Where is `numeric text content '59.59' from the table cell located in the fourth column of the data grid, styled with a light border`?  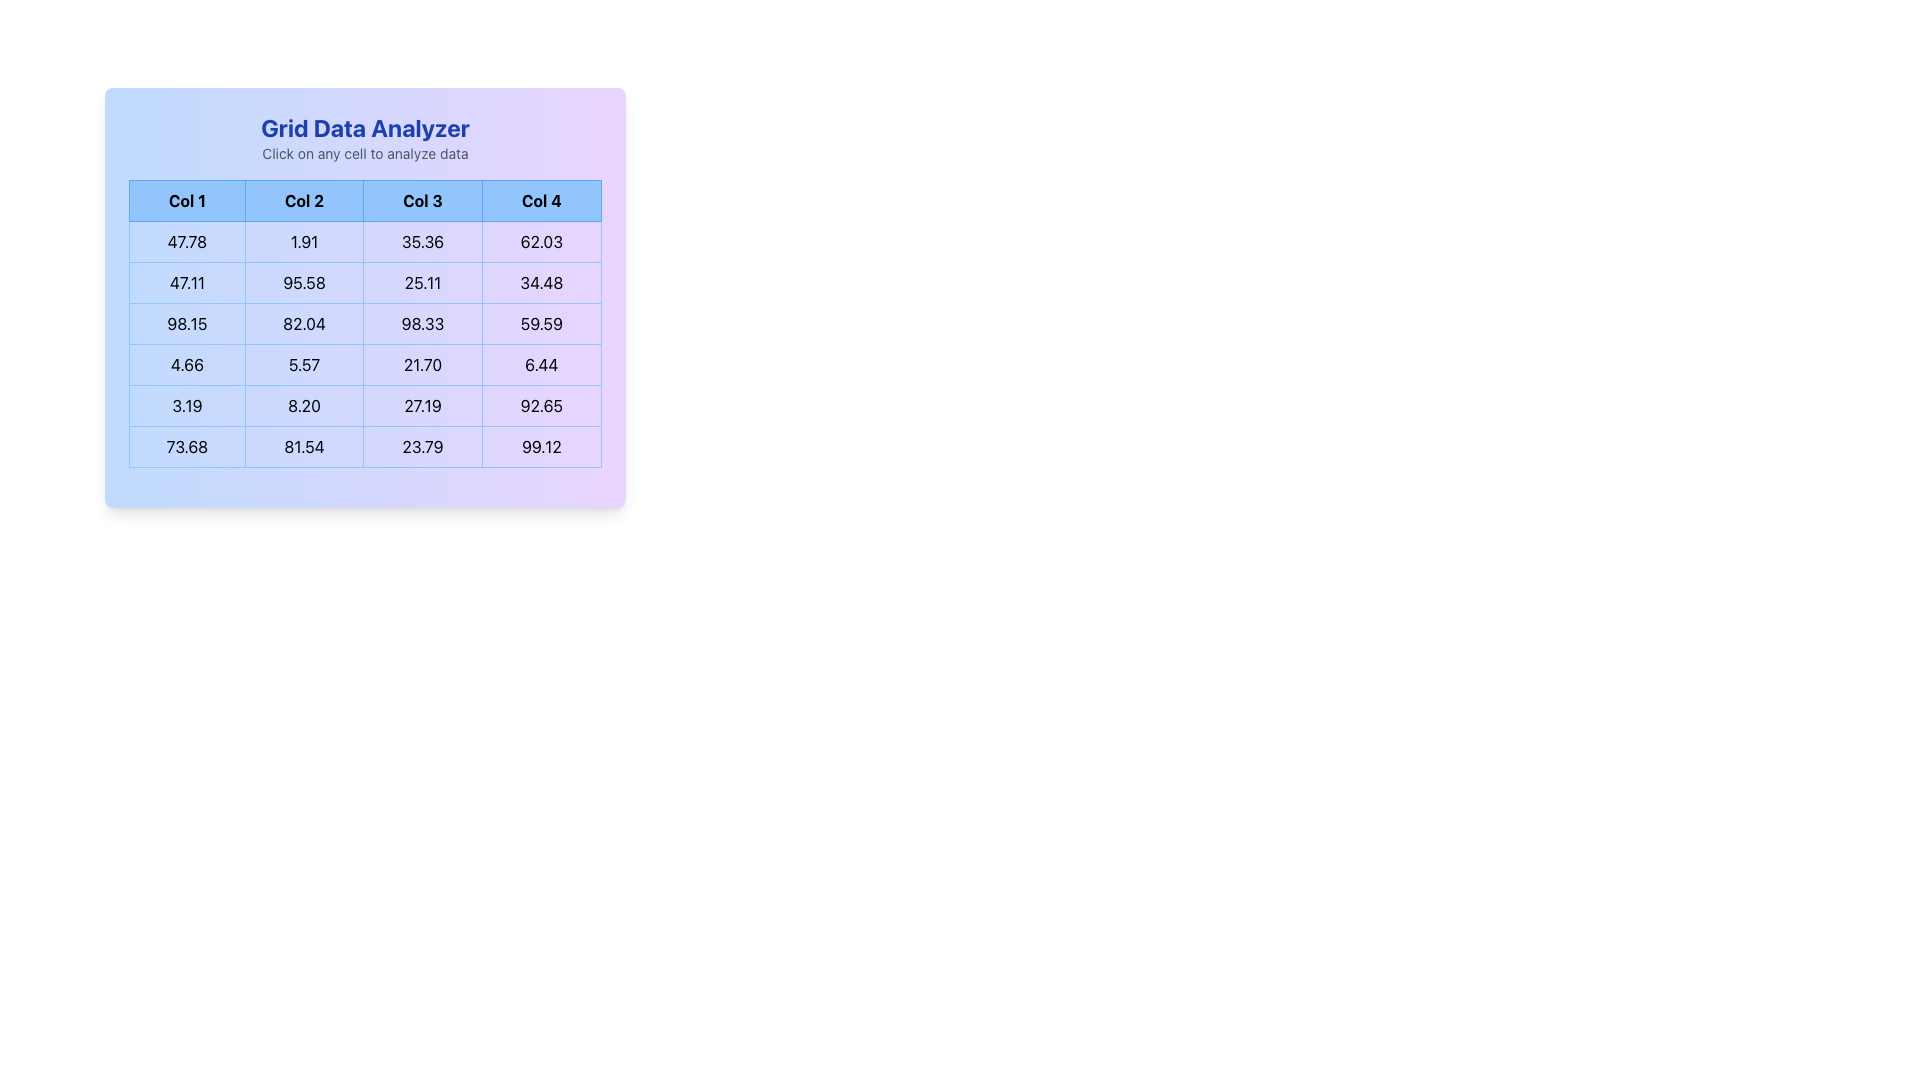 numeric text content '59.59' from the table cell located in the fourth column of the data grid, styled with a light border is located at coordinates (541, 323).